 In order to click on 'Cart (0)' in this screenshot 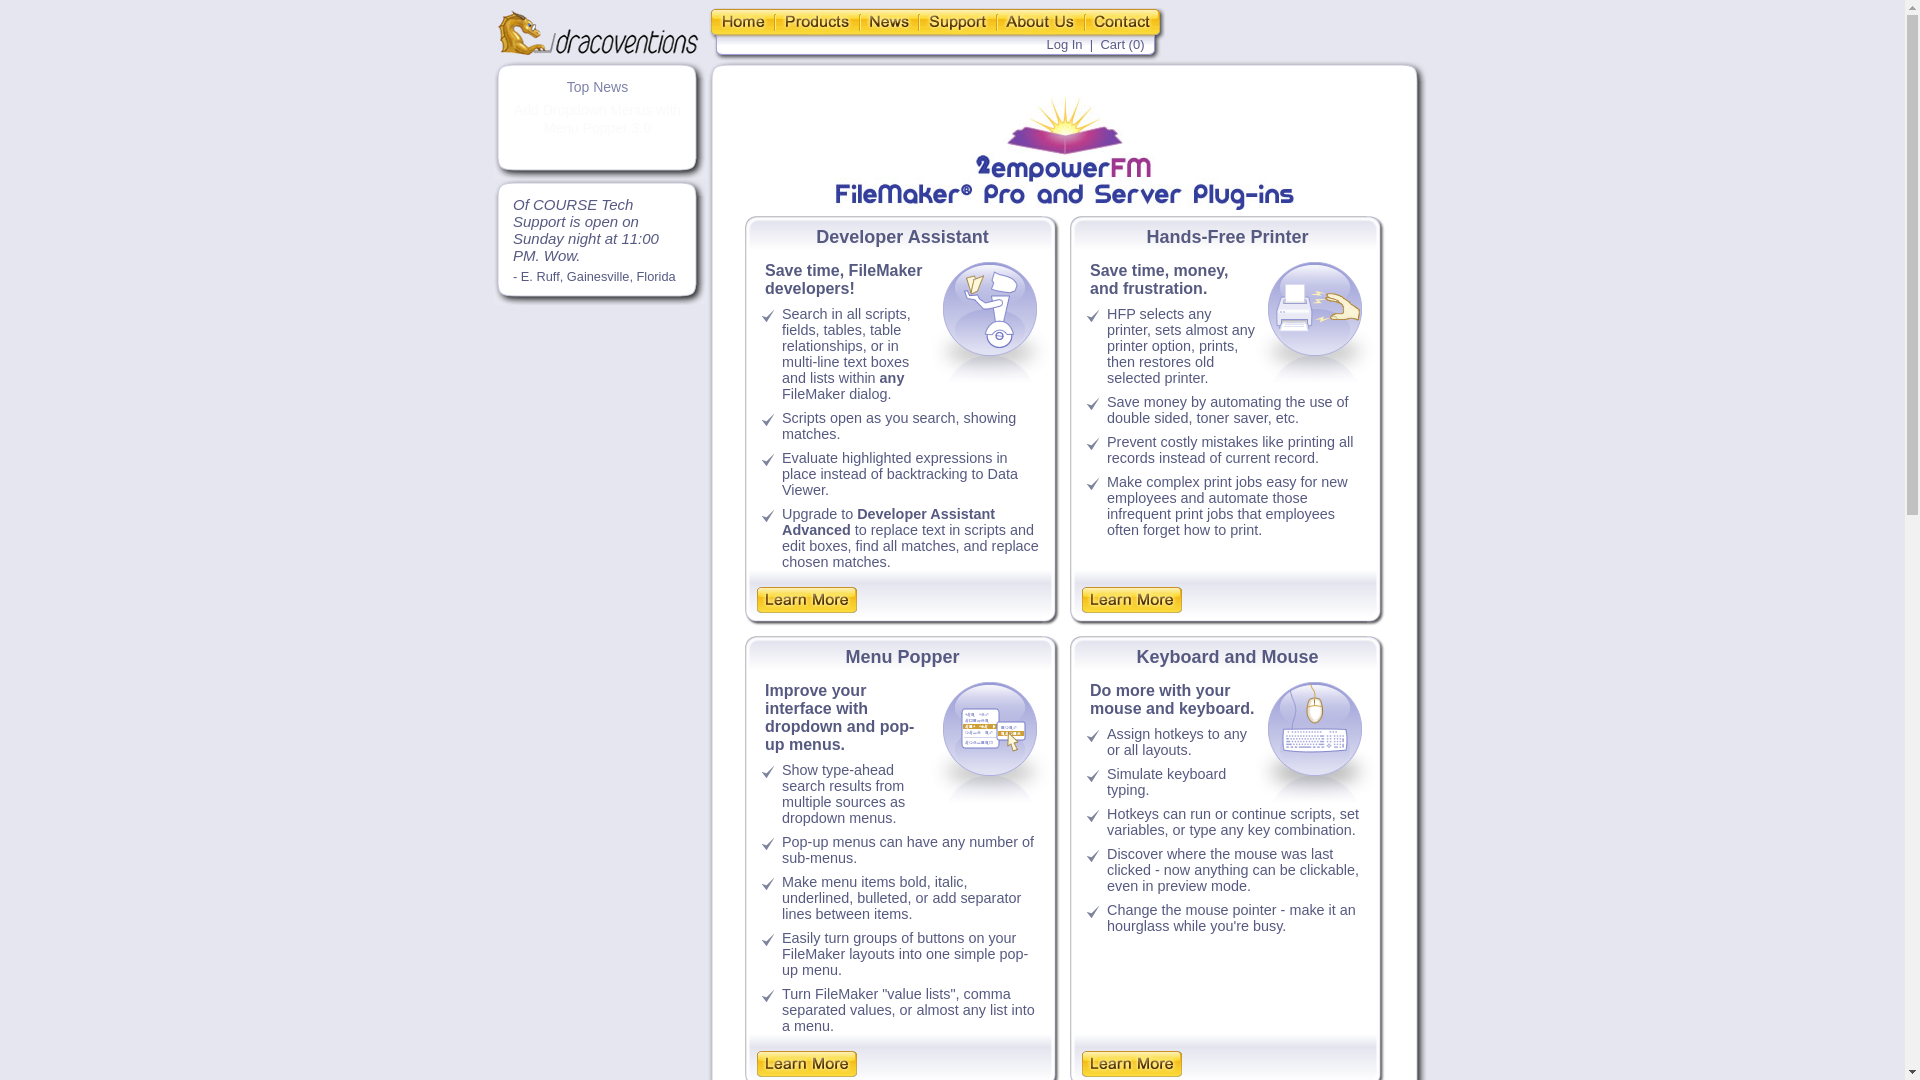, I will do `click(1122, 44)`.